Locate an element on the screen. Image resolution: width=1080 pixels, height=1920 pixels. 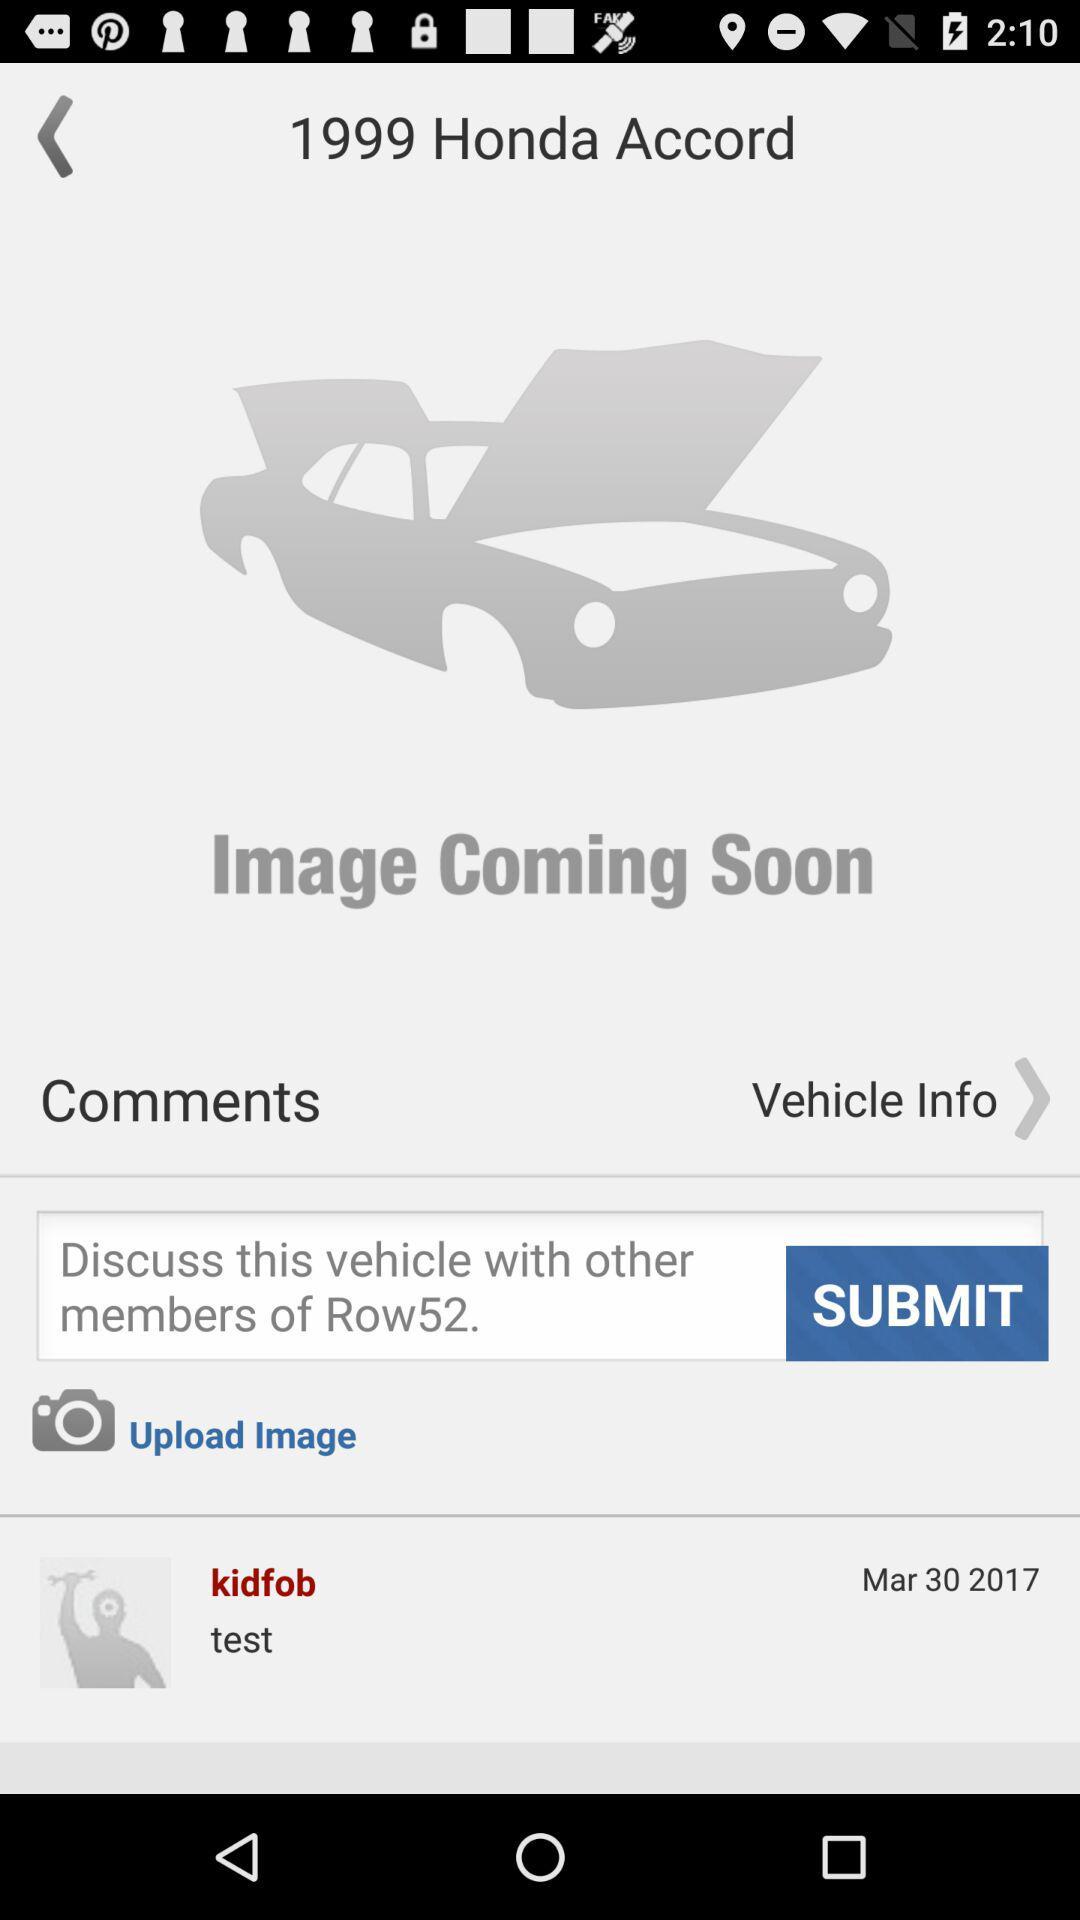
submit option is located at coordinates (540, 1291).